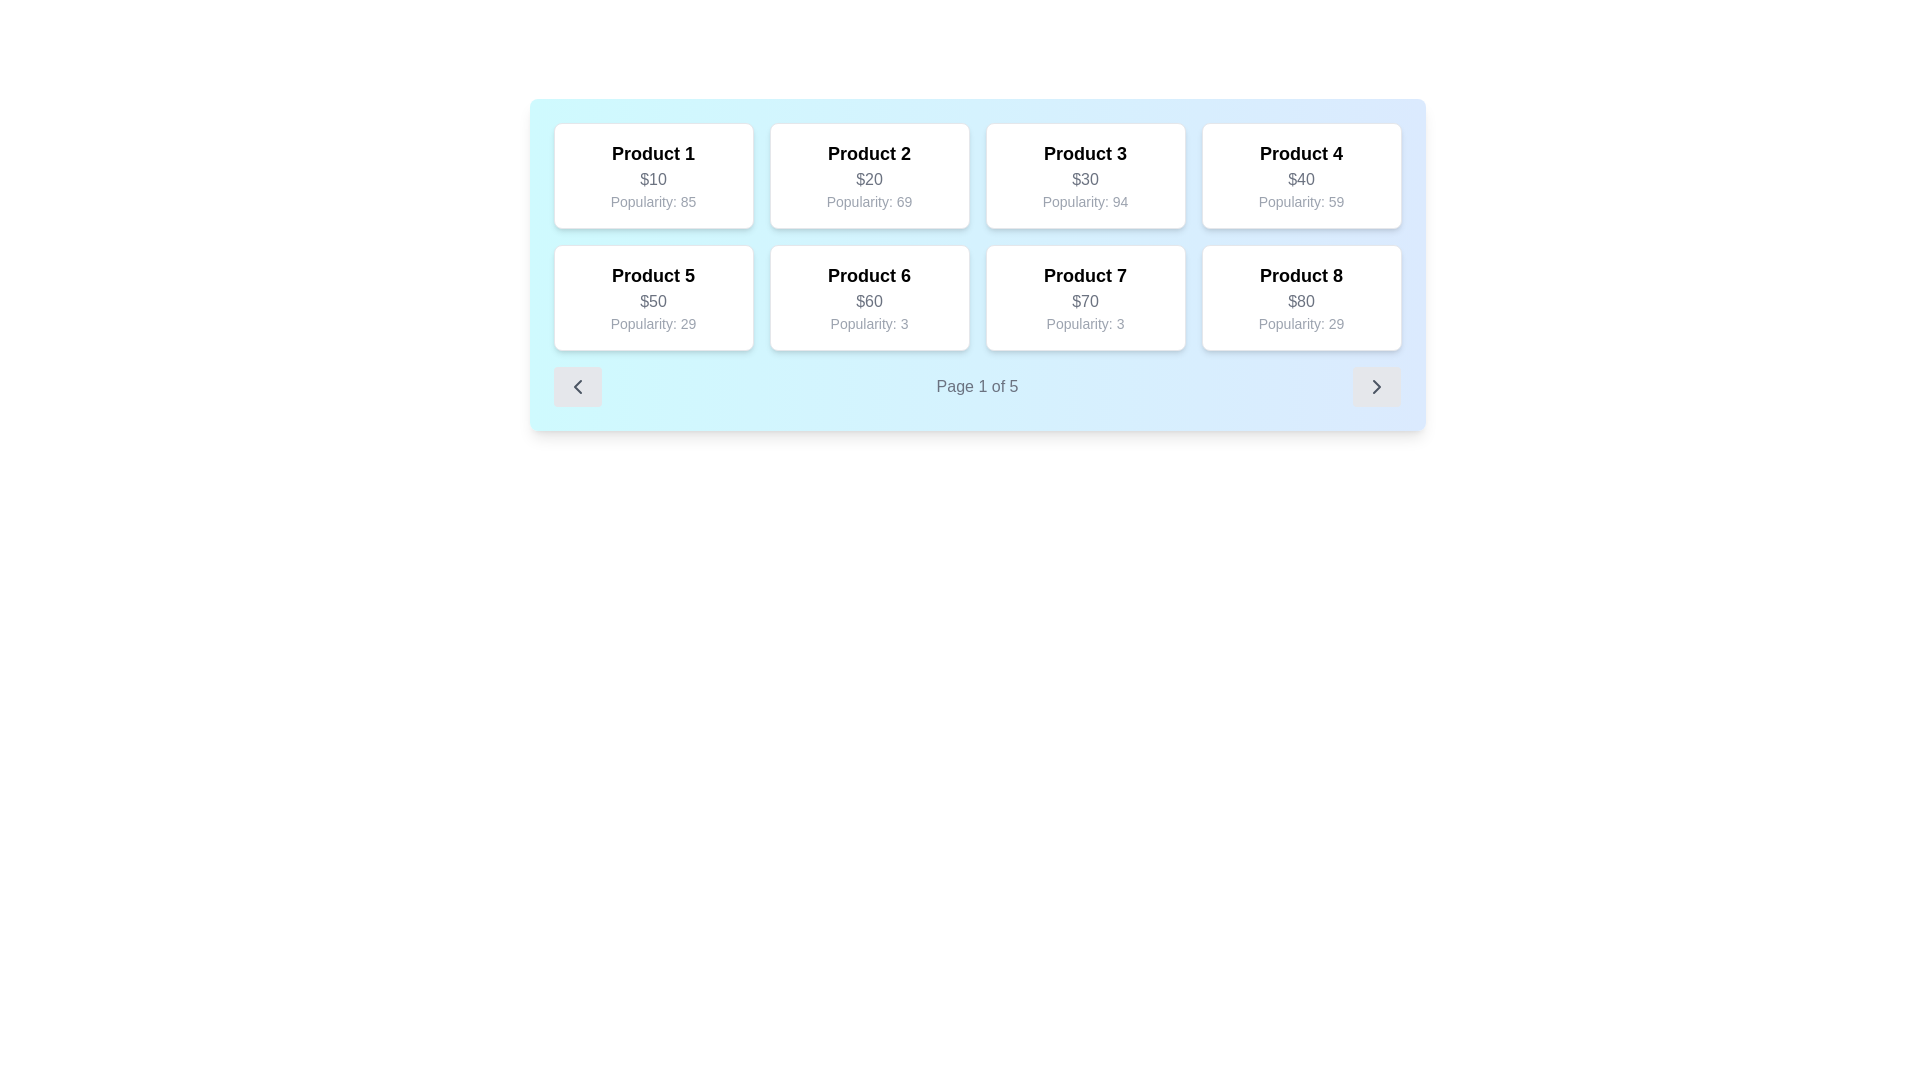  Describe the element at coordinates (653, 180) in the screenshot. I see `the price text label for 'Product 1', which is positioned below the title and above the popularity text` at that location.